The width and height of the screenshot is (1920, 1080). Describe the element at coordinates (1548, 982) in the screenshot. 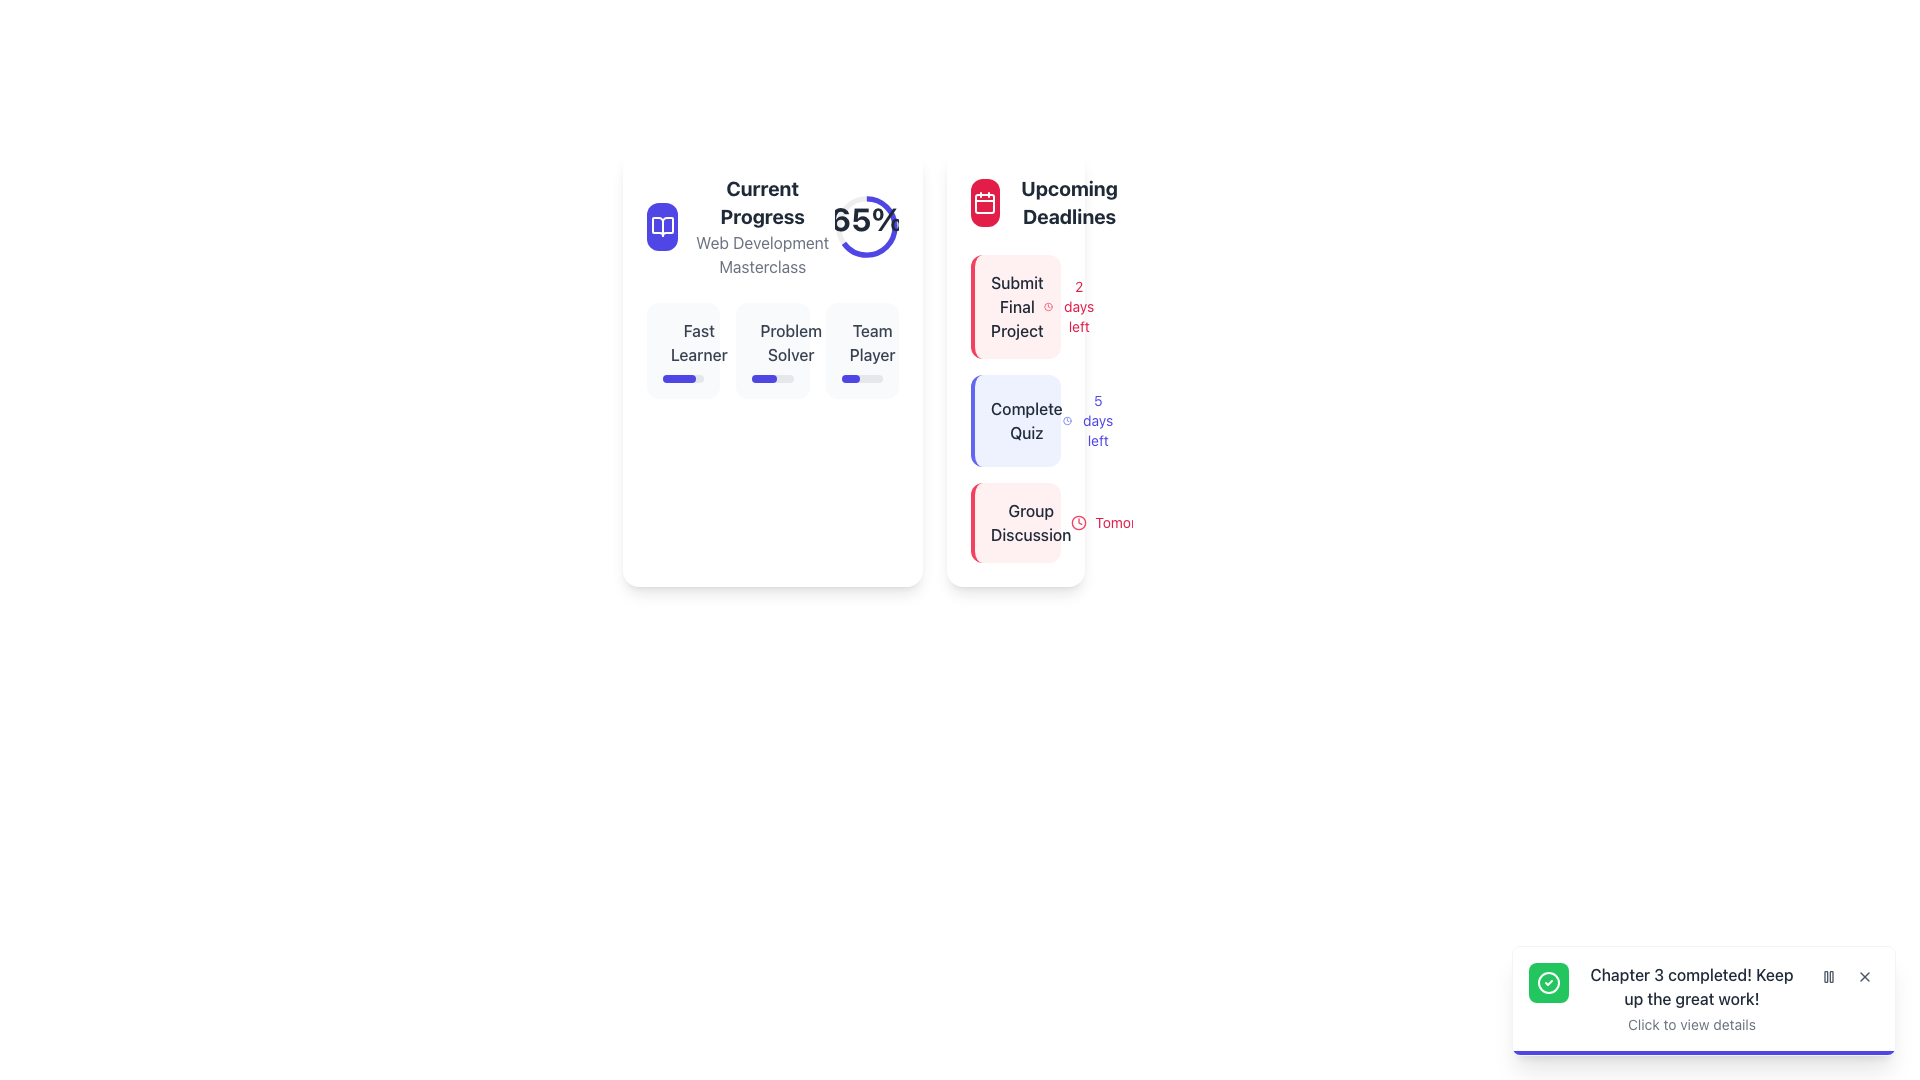

I see `the Success Icon located in the notification card at the bottom-right corner, adjacent to the message 'Chapter 3 completed! Keep up the great work!'` at that location.